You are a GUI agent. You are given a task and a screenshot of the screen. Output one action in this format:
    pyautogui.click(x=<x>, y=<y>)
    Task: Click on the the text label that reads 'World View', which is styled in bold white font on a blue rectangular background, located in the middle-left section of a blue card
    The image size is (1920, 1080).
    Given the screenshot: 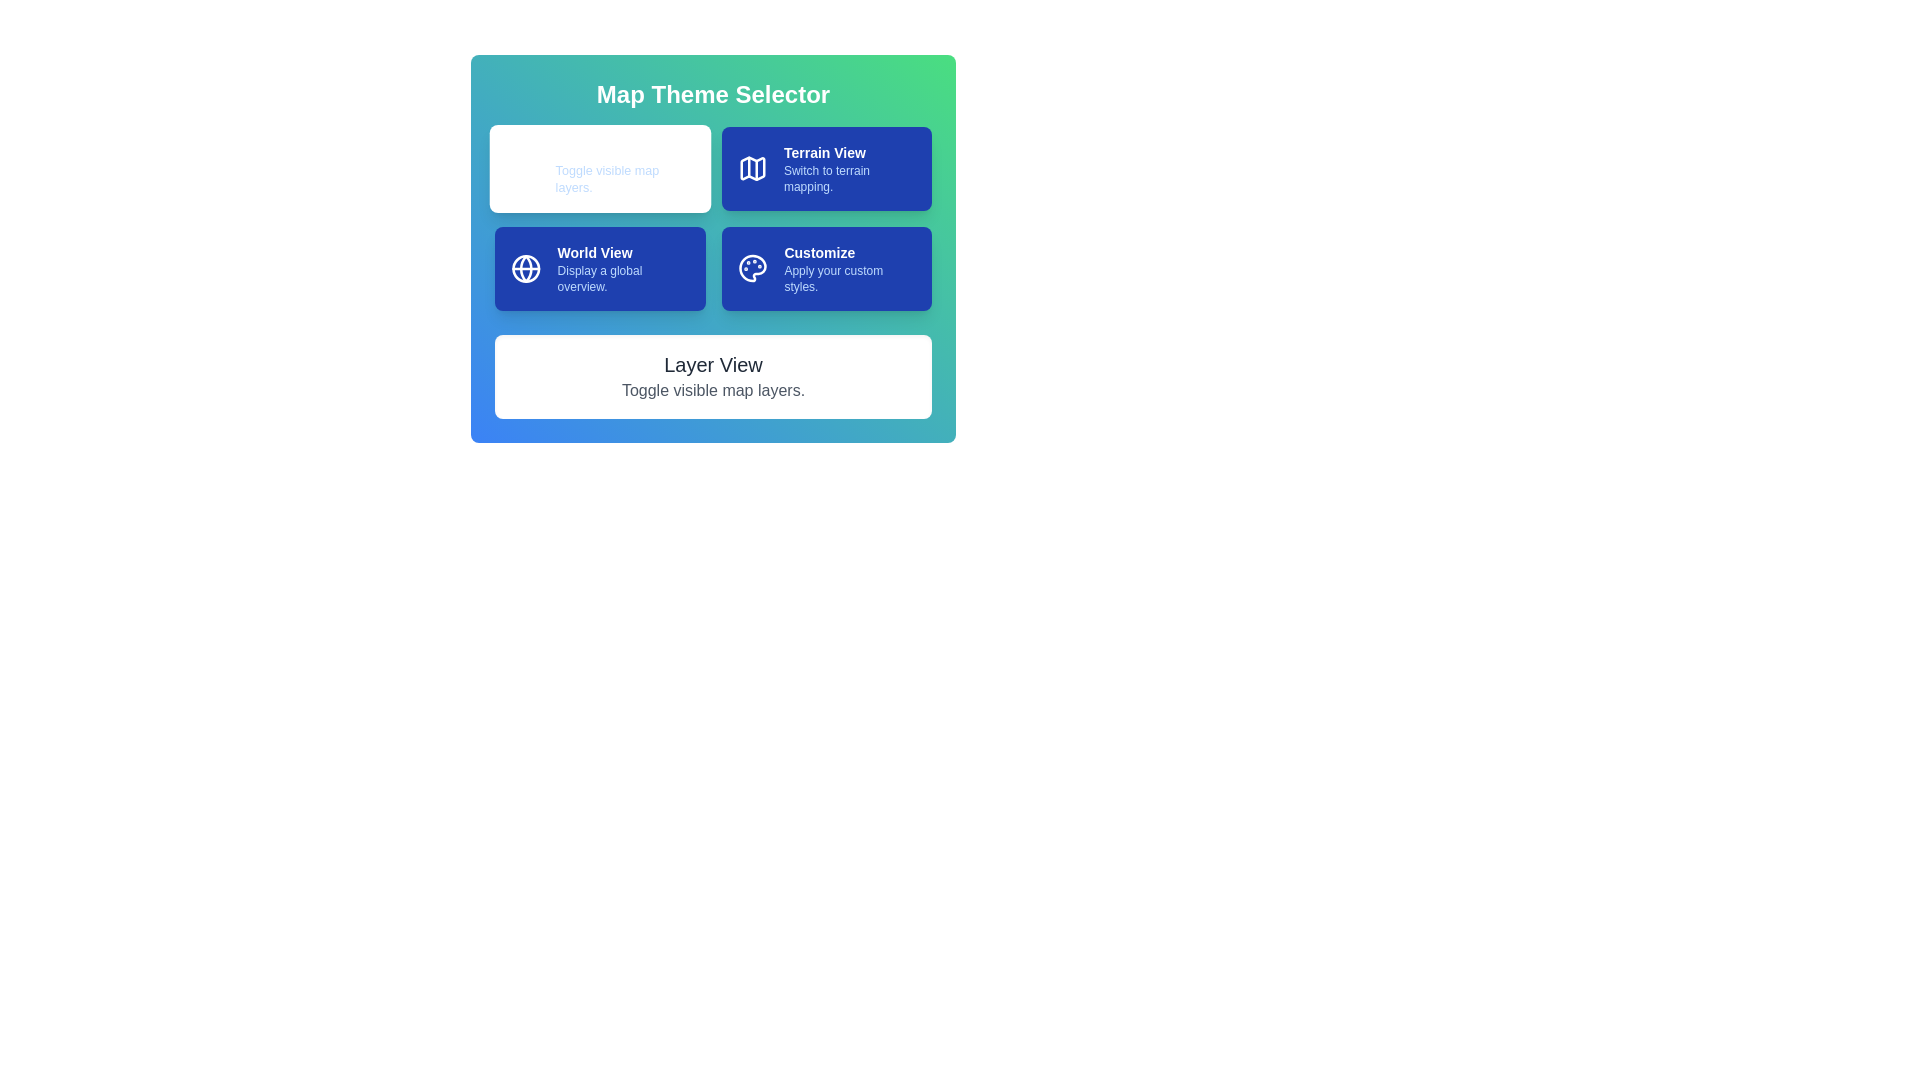 What is the action you would take?
    pyautogui.click(x=622, y=252)
    